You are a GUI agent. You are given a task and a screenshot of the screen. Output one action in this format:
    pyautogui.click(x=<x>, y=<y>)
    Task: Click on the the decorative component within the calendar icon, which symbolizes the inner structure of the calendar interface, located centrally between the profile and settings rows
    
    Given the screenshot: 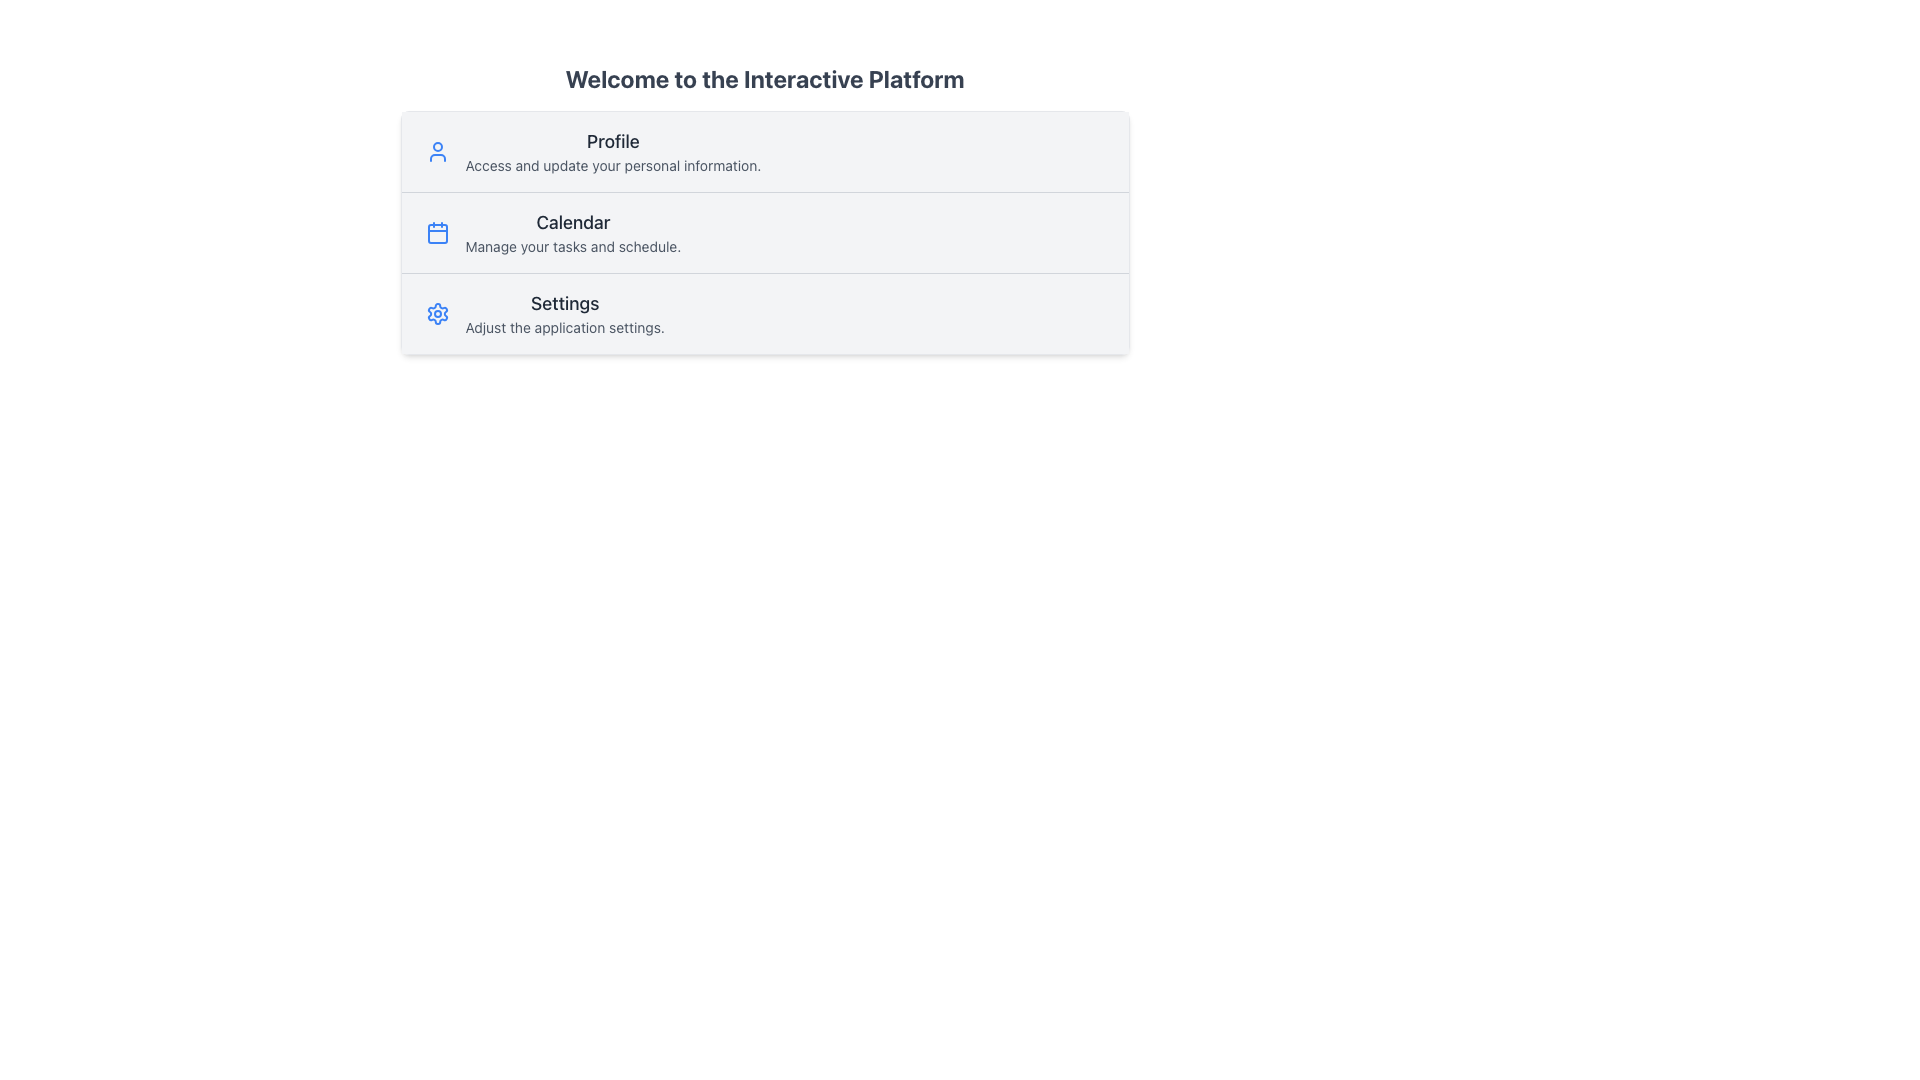 What is the action you would take?
    pyautogui.click(x=436, y=233)
    